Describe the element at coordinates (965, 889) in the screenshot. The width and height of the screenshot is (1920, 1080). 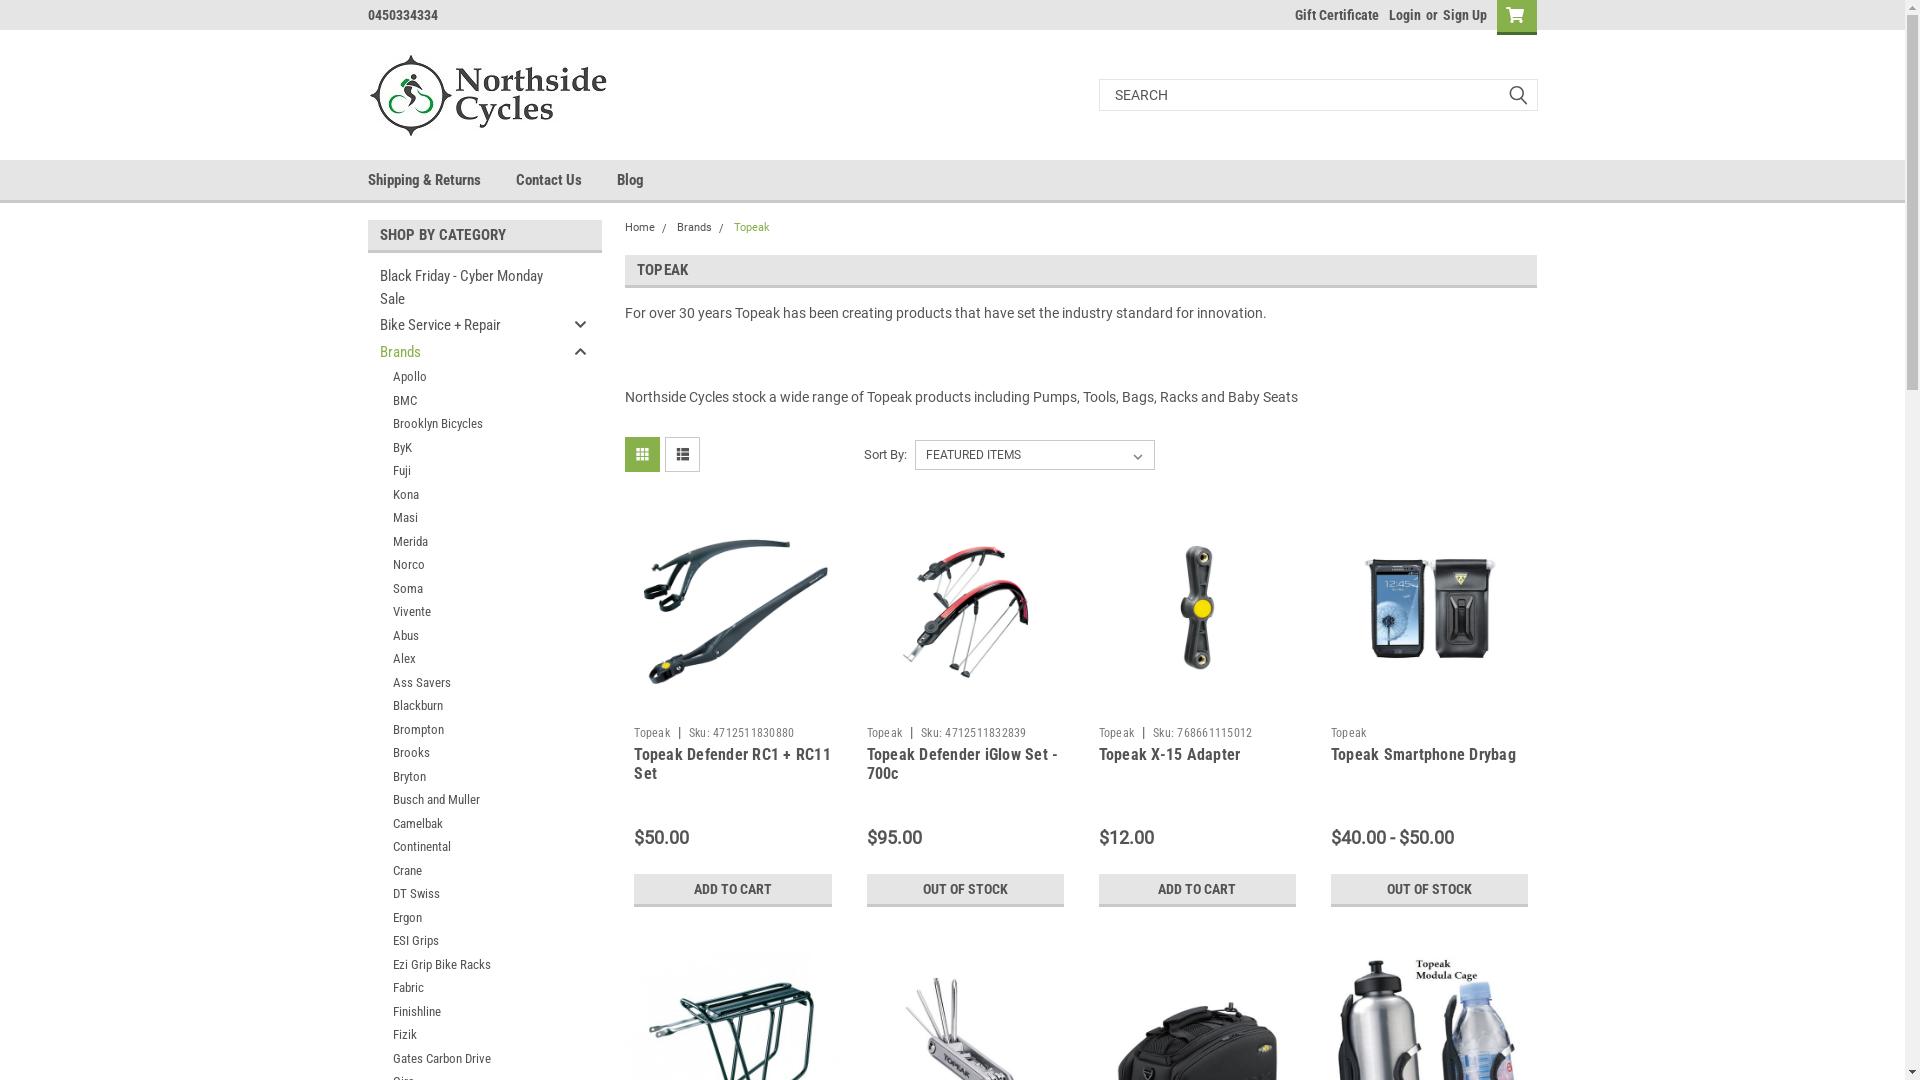
I see `'OUT OF STOCK'` at that location.